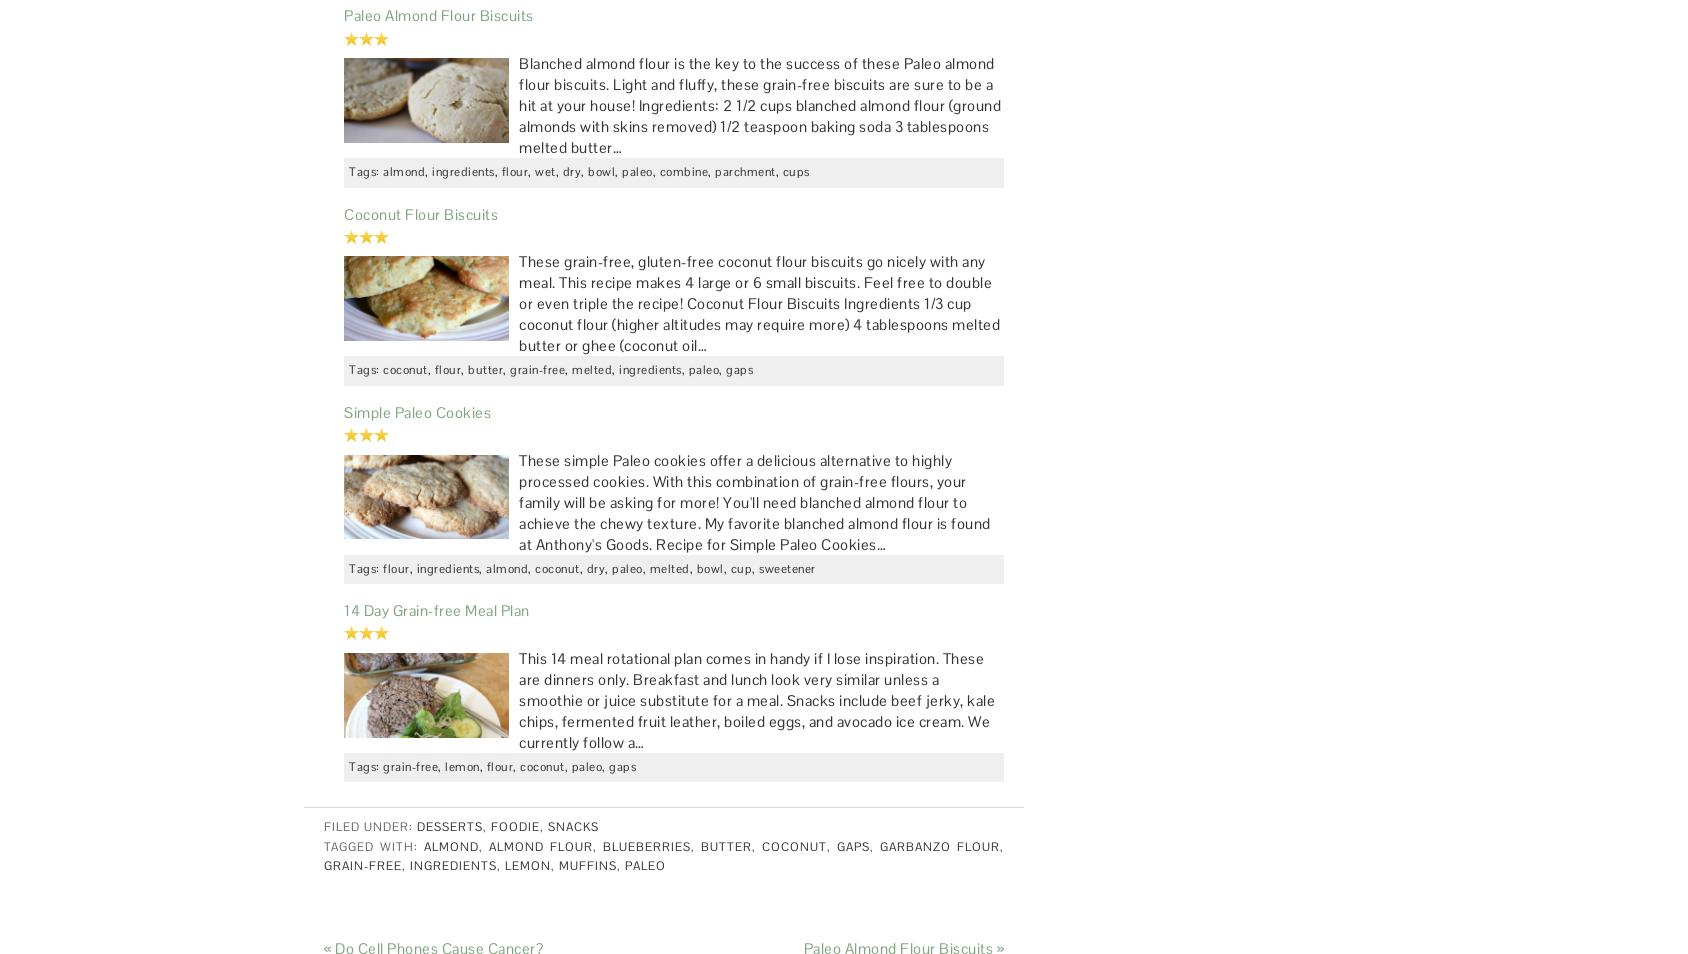  I want to click on 'ingredients', so click(452, 866).